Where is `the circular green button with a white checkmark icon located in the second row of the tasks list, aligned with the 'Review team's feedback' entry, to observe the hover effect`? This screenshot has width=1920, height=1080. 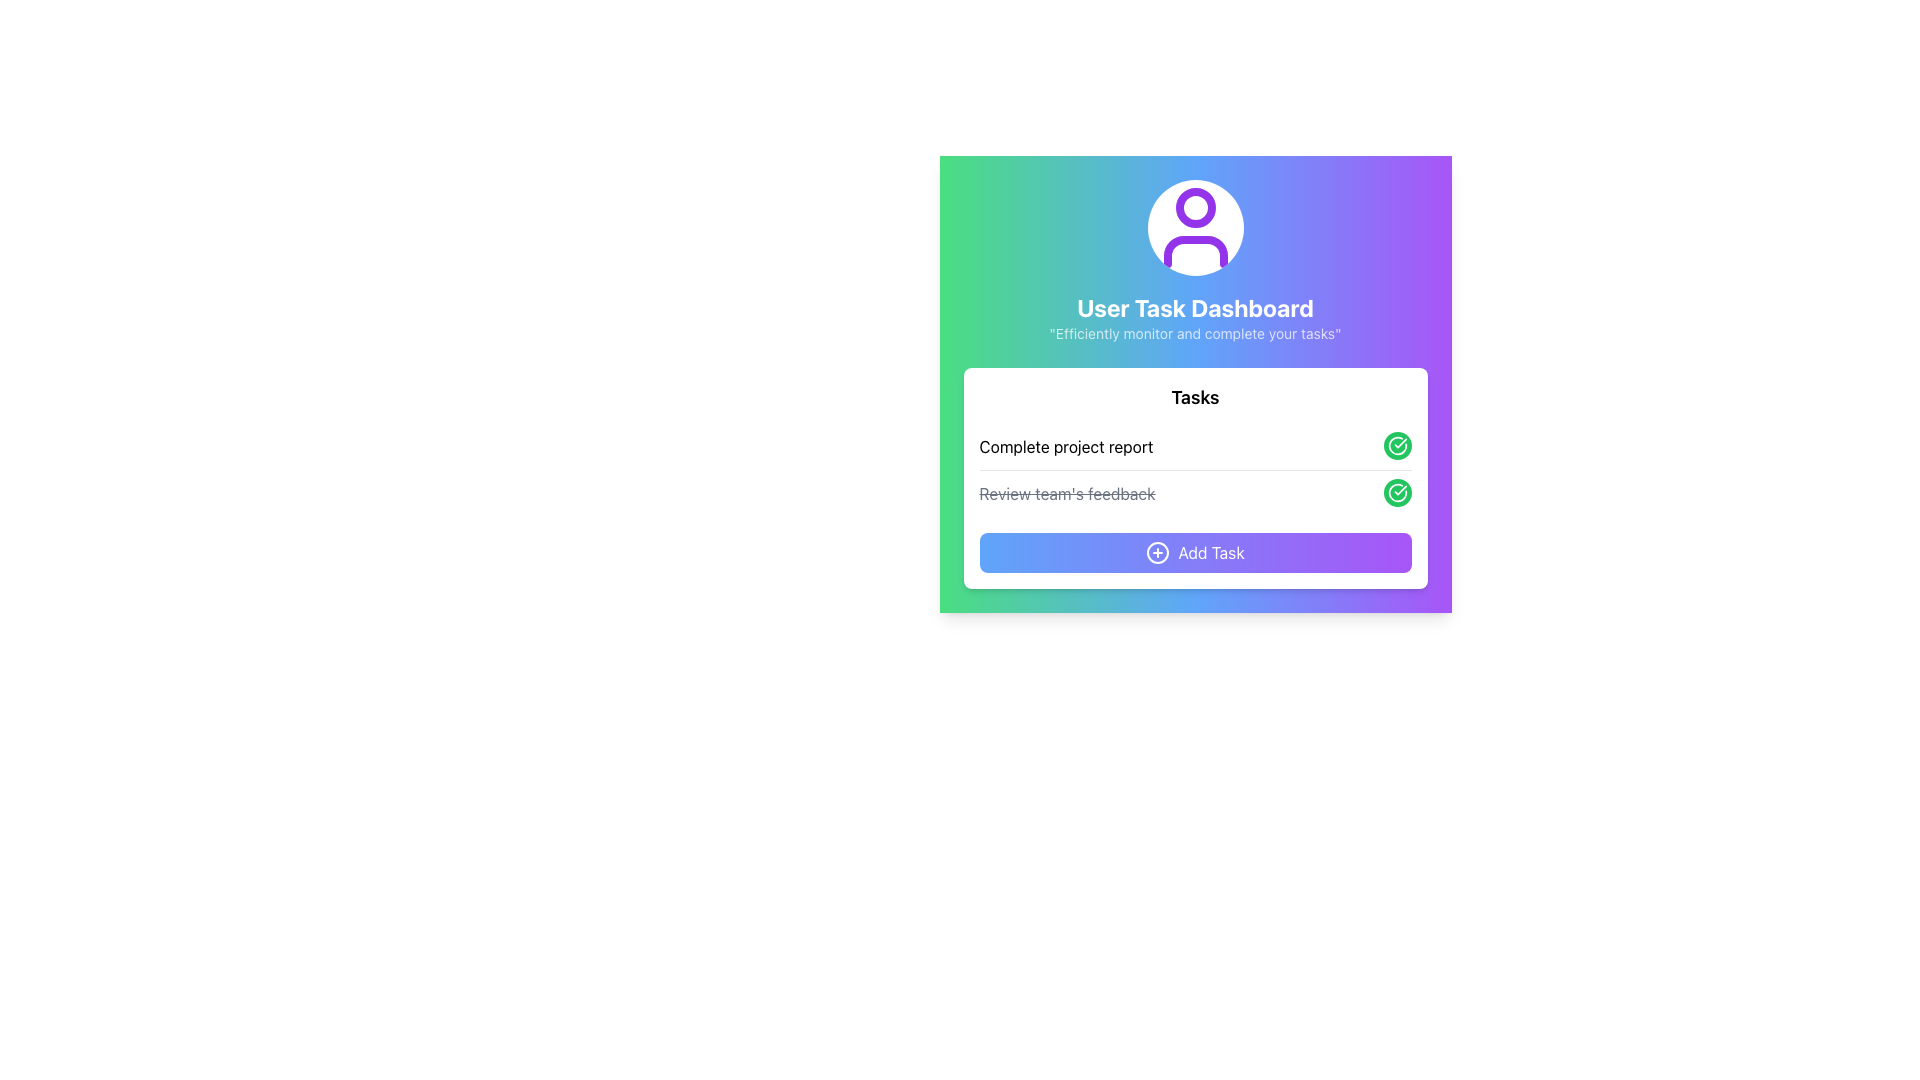
the circular green button with a white checkmark icon located in the second row of the tasks list, aligned with the 'Review team's feedback' entry, to observe the hover effect is located at coordinates (1396, 493).